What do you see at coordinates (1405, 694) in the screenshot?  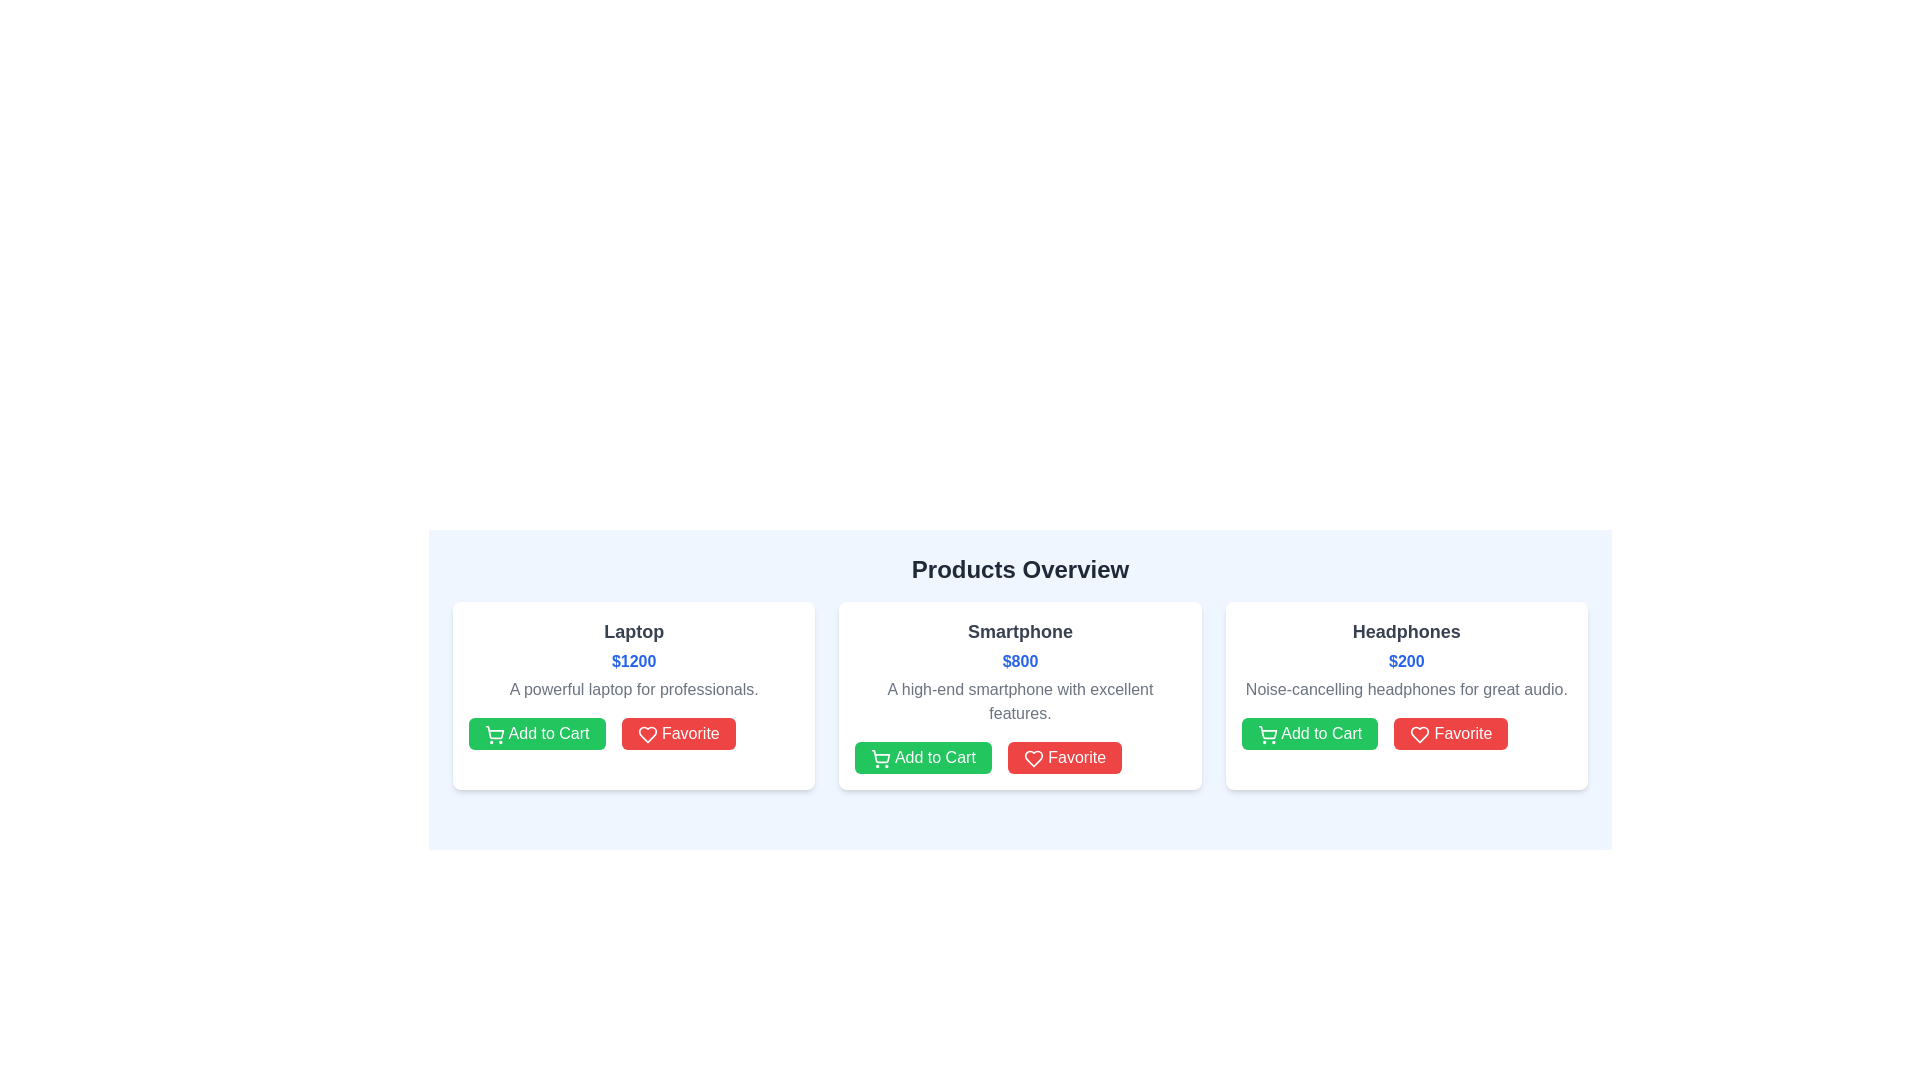 I see `the 'Add to Cart' button on the Product card titled 'Headphones', which is located in the grid layout with a white background and rounded corners` at bounding box center [1405, 694].